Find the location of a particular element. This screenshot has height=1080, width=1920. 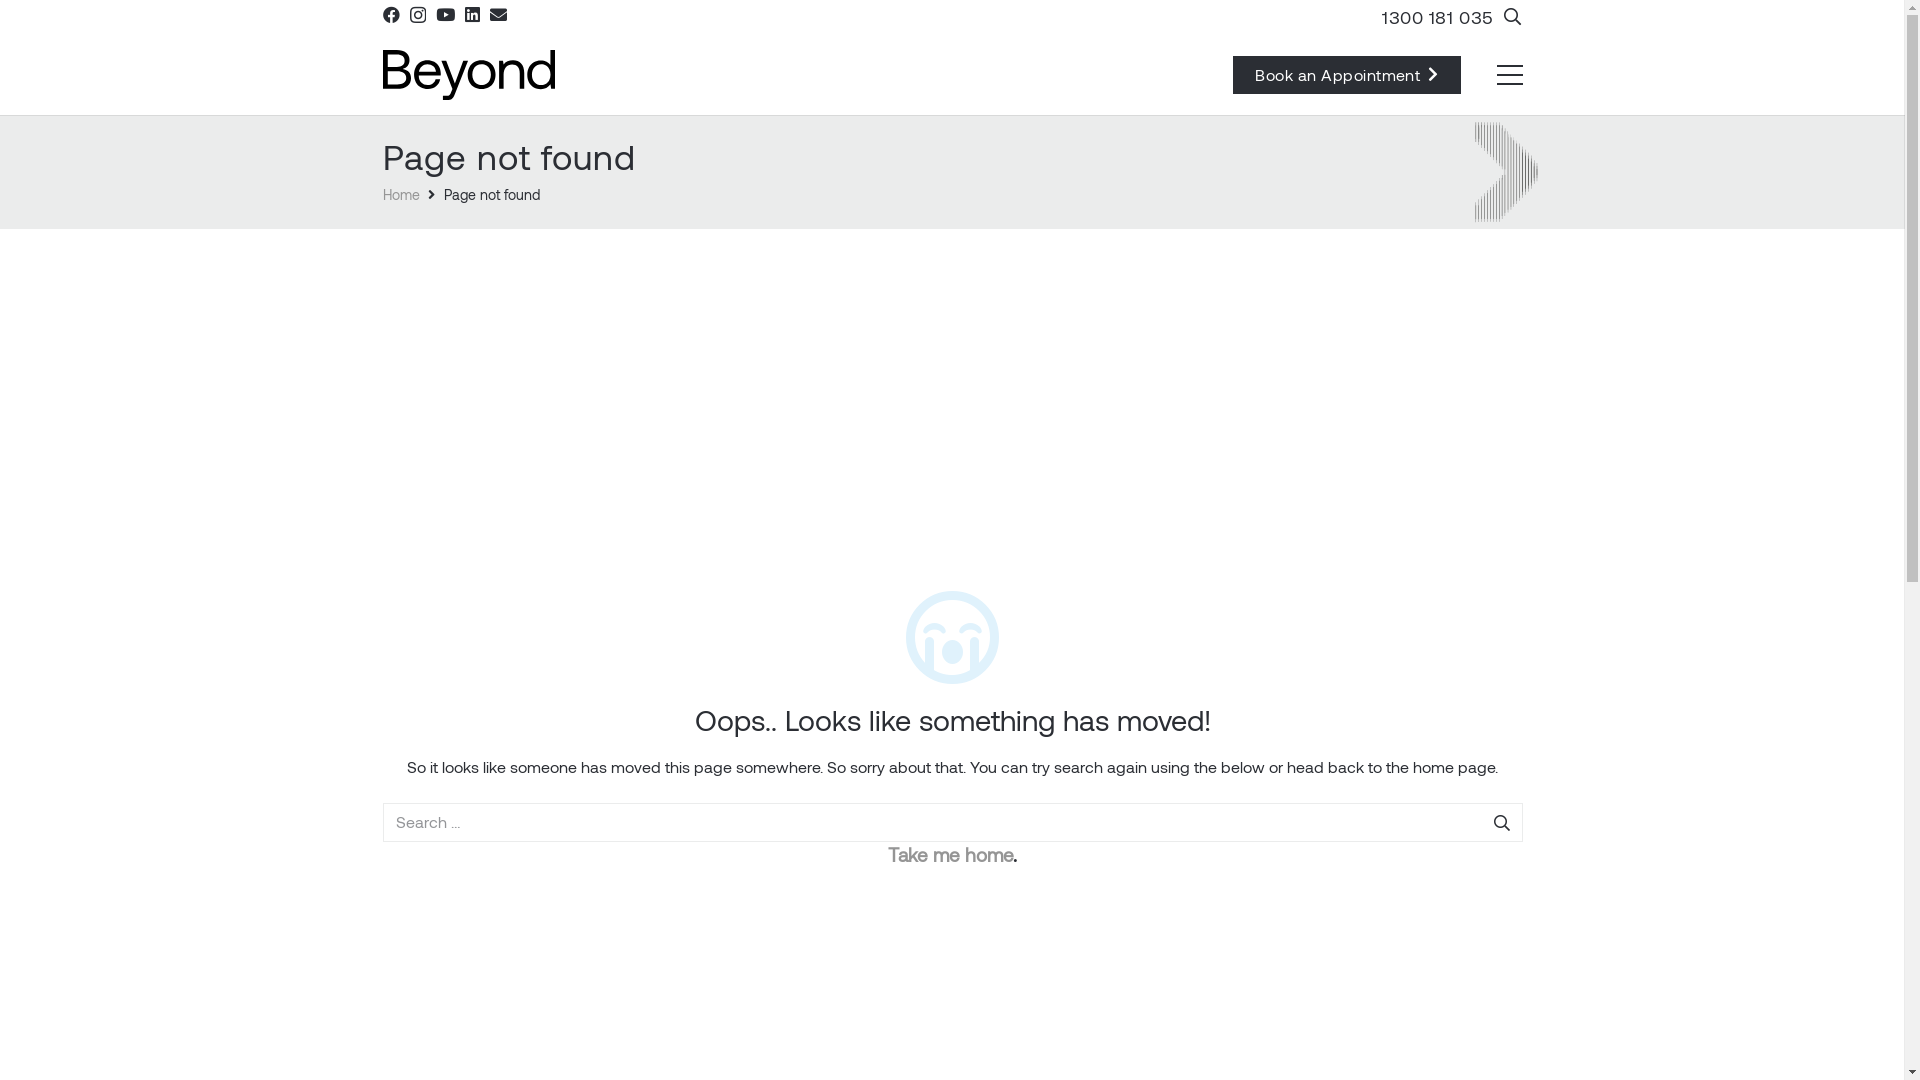

'YouTube' is located at coordinates (1076, 873).